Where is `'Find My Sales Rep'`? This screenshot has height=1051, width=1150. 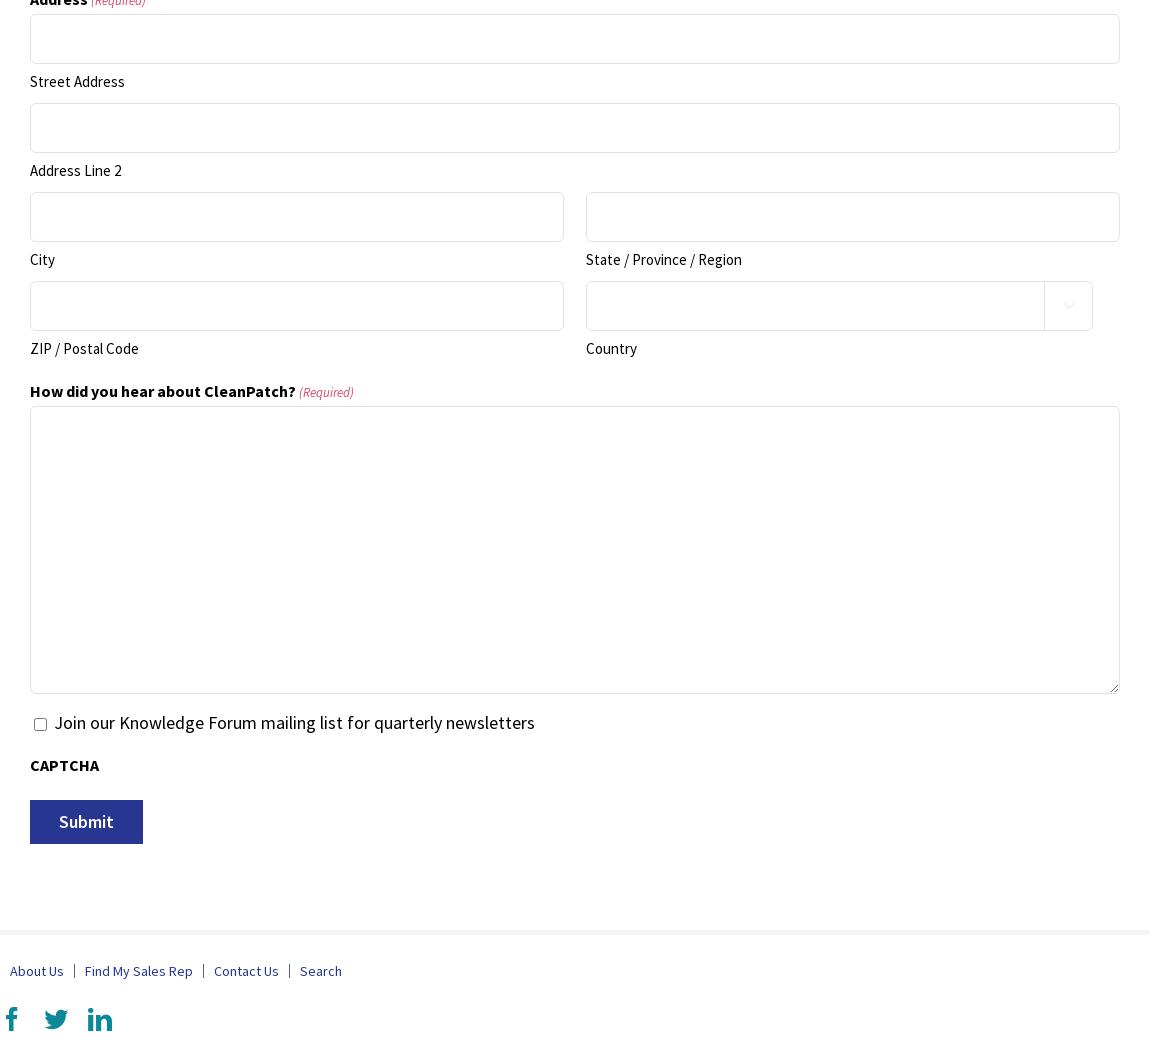
'Find My Sales Rep' is located at coordinates (137, 971).